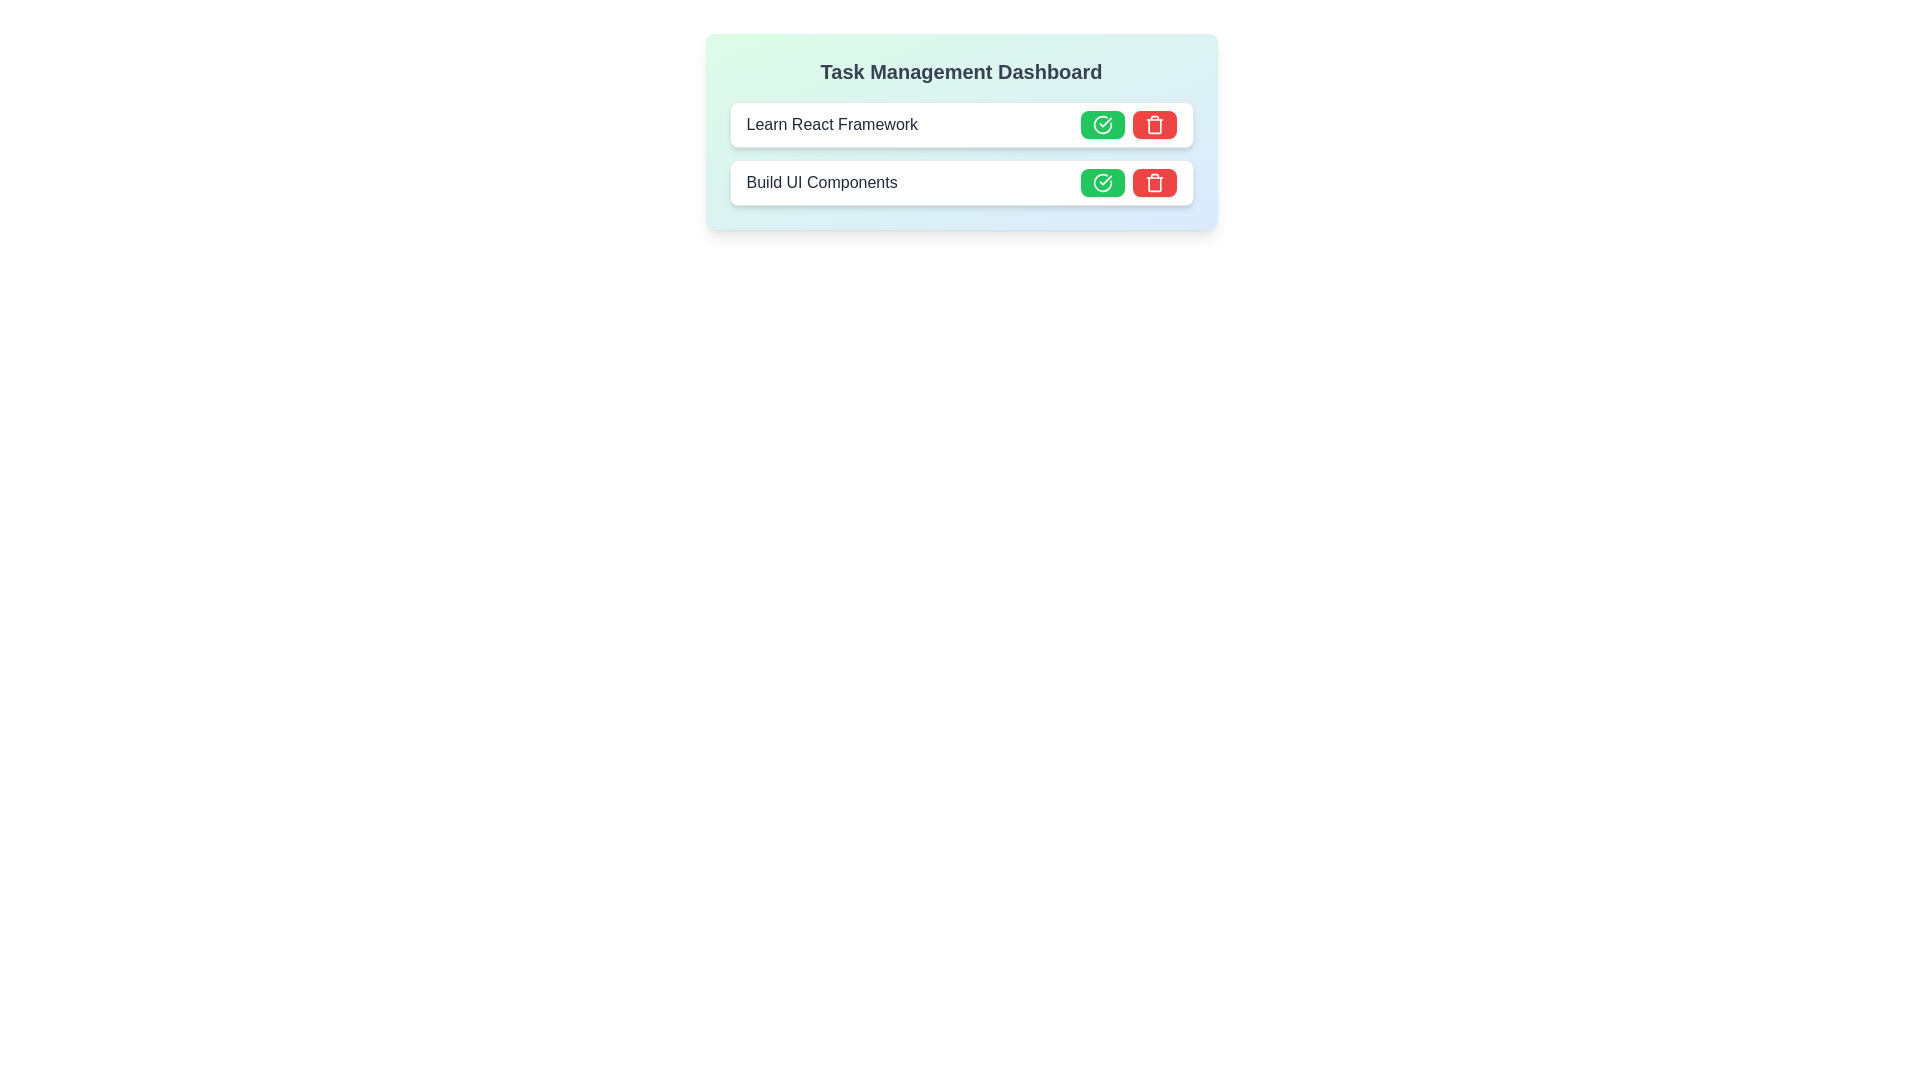  Describe the element at coordinates (822, 182) in the screenshot. I see `the Text Label that identifies the task in the task management interface, located in the second item of the vertically arranged list of task entries` at that location.